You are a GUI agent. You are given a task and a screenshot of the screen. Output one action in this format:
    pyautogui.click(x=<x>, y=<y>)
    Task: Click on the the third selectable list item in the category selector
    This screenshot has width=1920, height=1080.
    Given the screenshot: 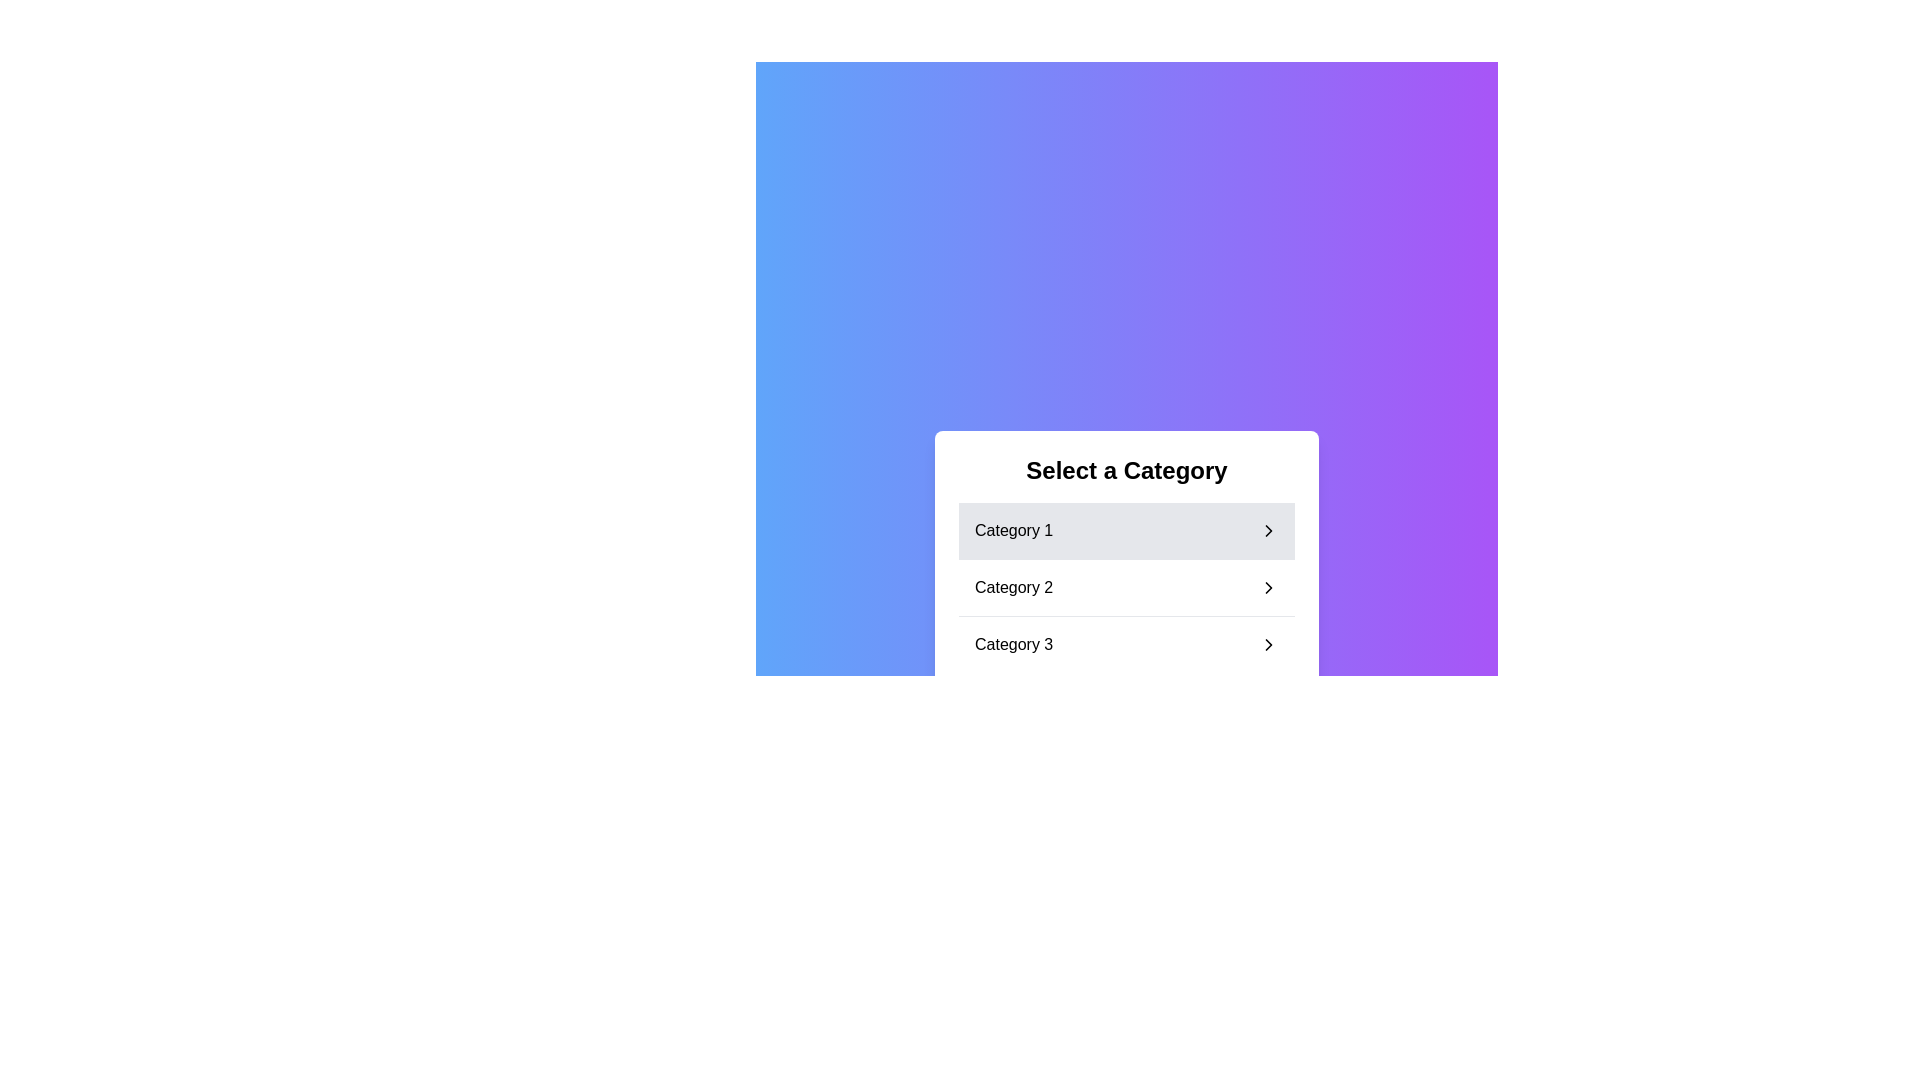 What is the action you would take?
    pyautogui.click(x=1127, y=644)
    